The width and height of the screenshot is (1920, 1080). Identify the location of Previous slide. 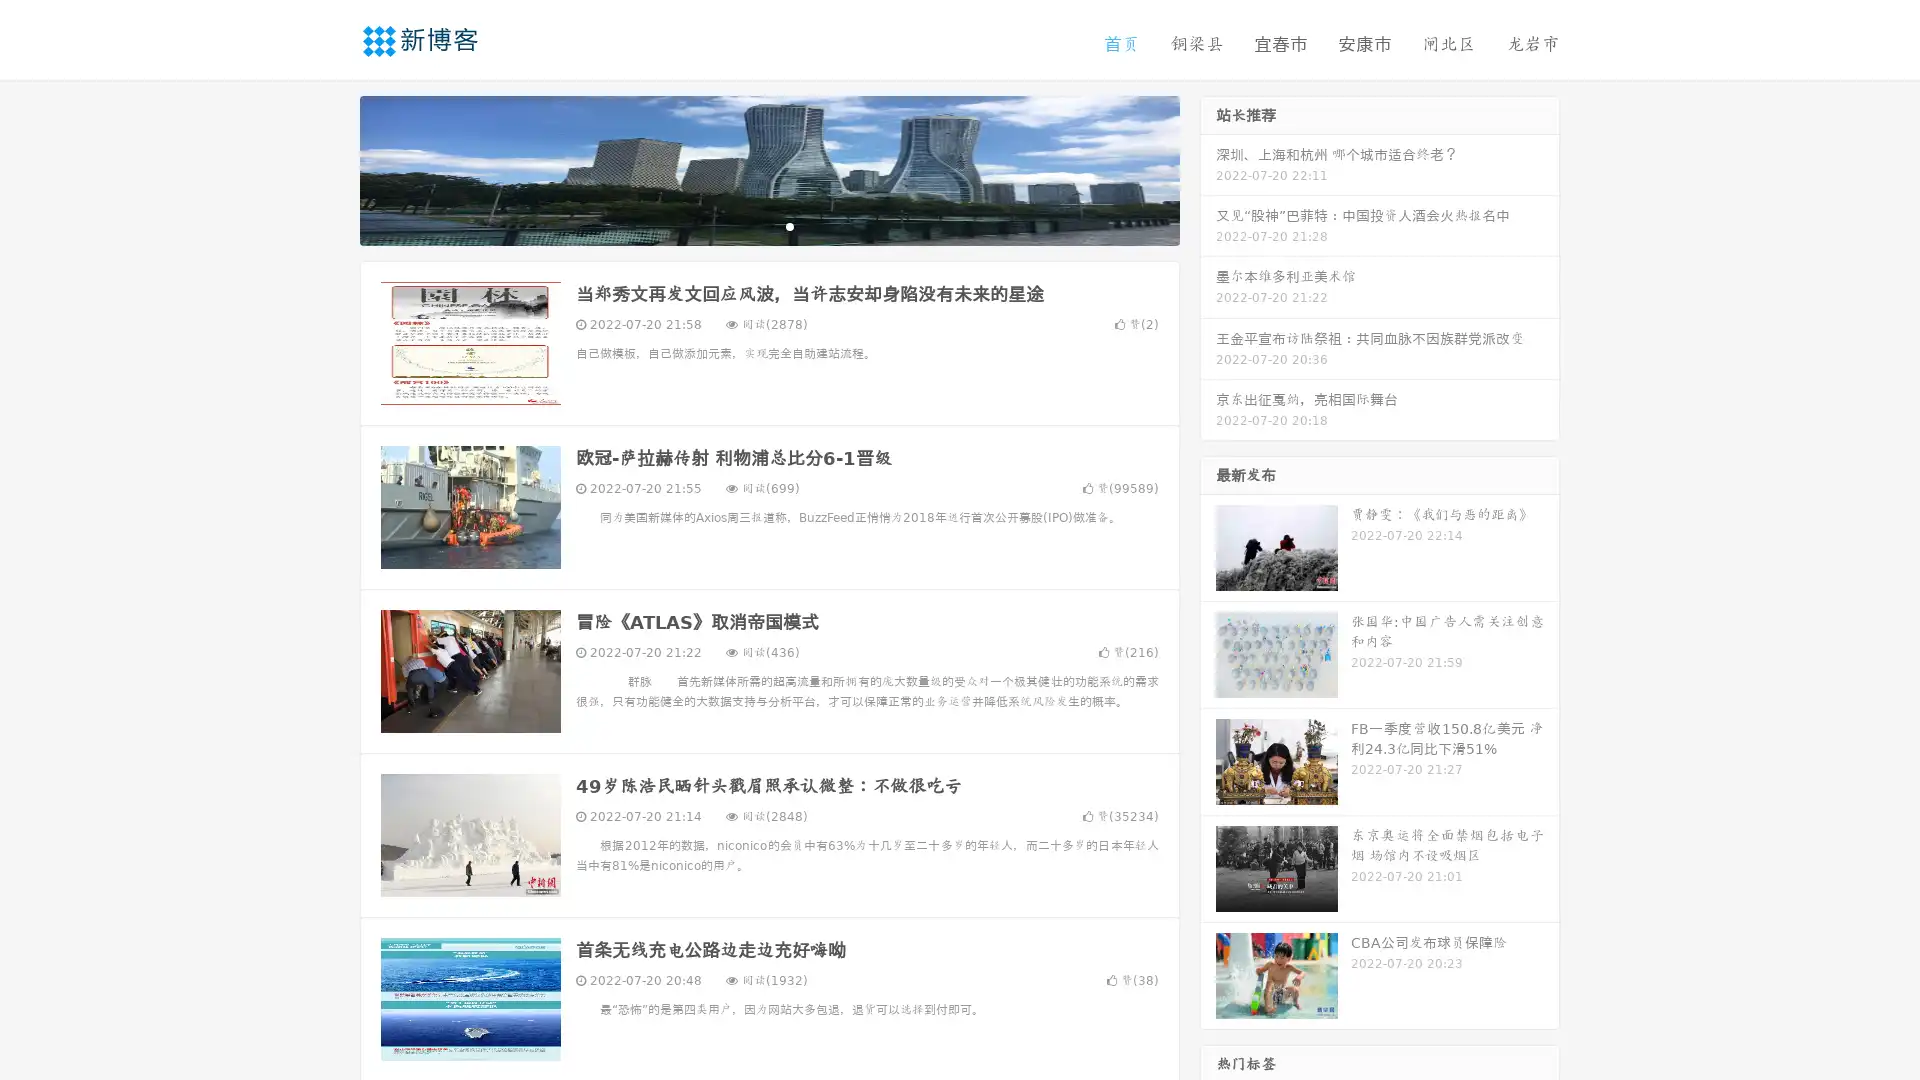
(330, 168).